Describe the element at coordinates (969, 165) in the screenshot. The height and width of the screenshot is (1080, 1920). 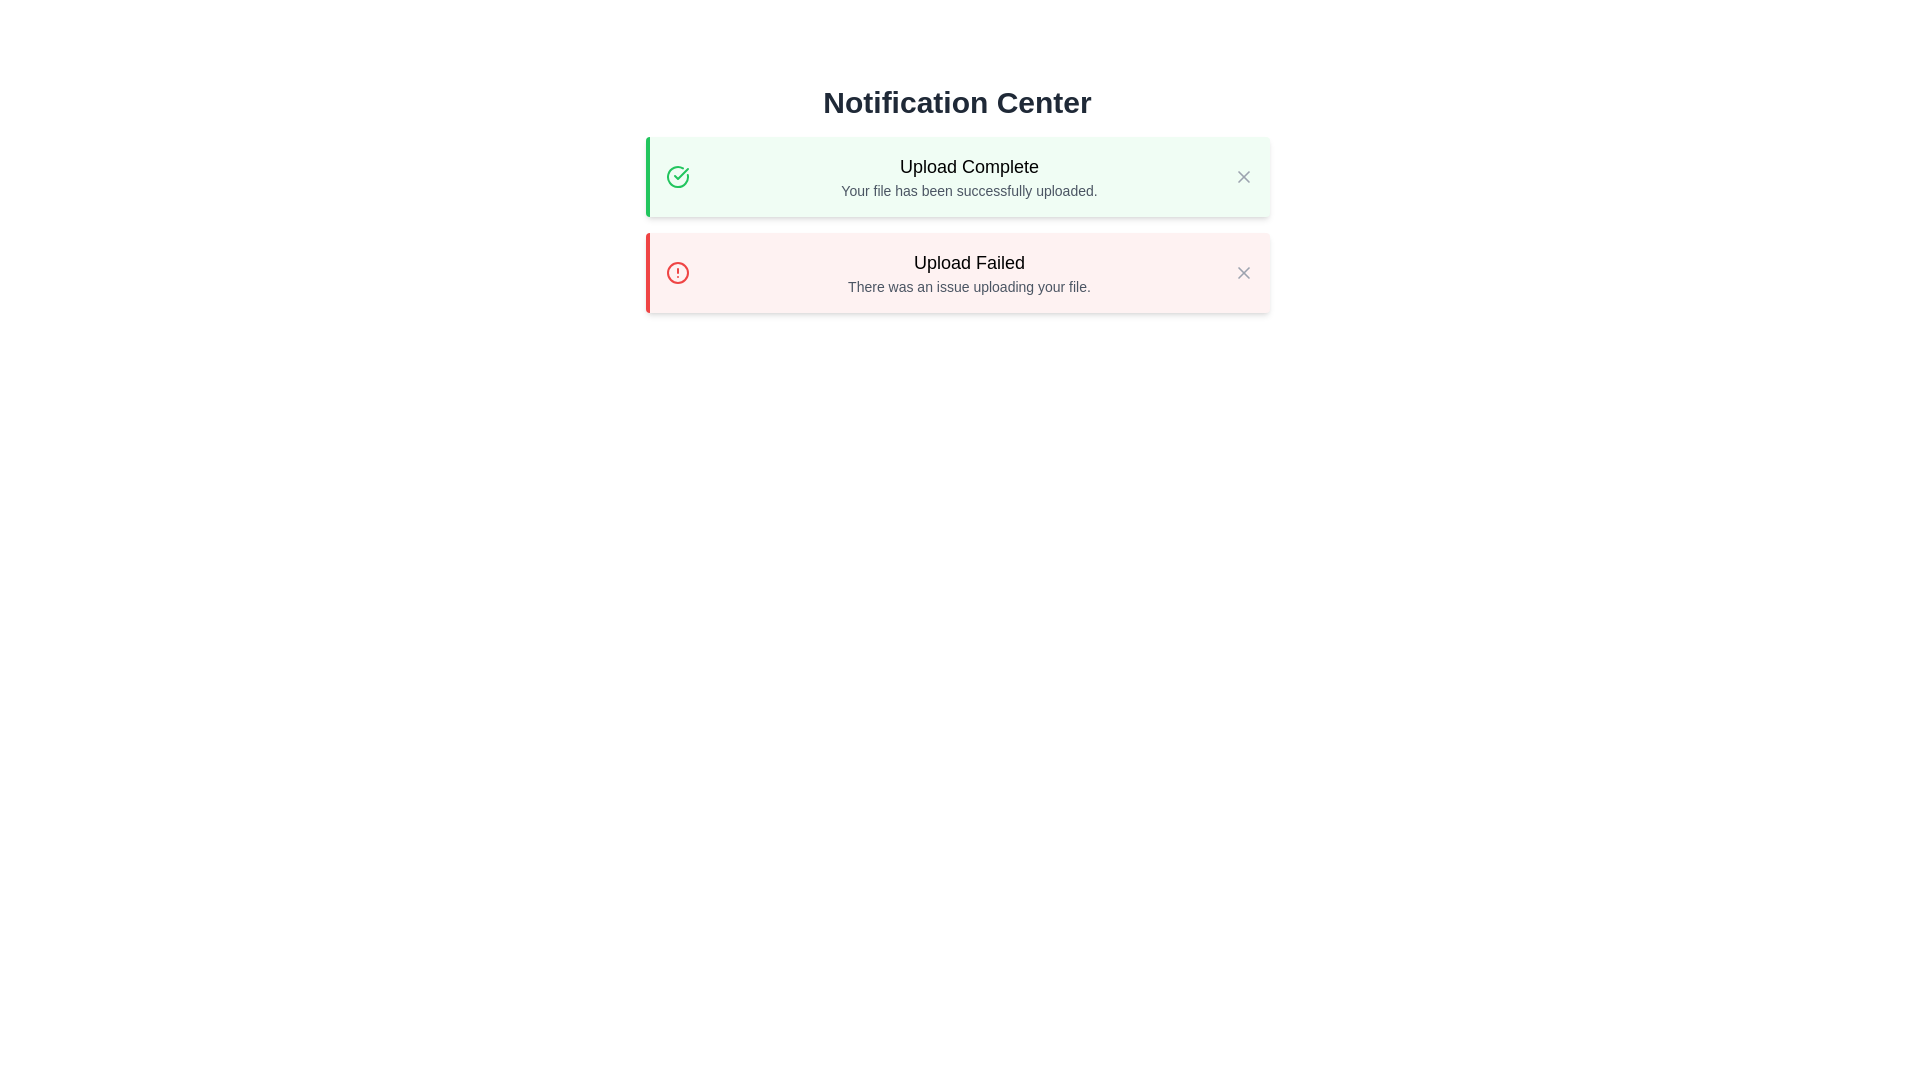
I see `static text label that serves as the heading for the notification message indicating the success of the upload action, located in the upper notification box above the text 'Your file has been successfully uploaded.'` at that location.